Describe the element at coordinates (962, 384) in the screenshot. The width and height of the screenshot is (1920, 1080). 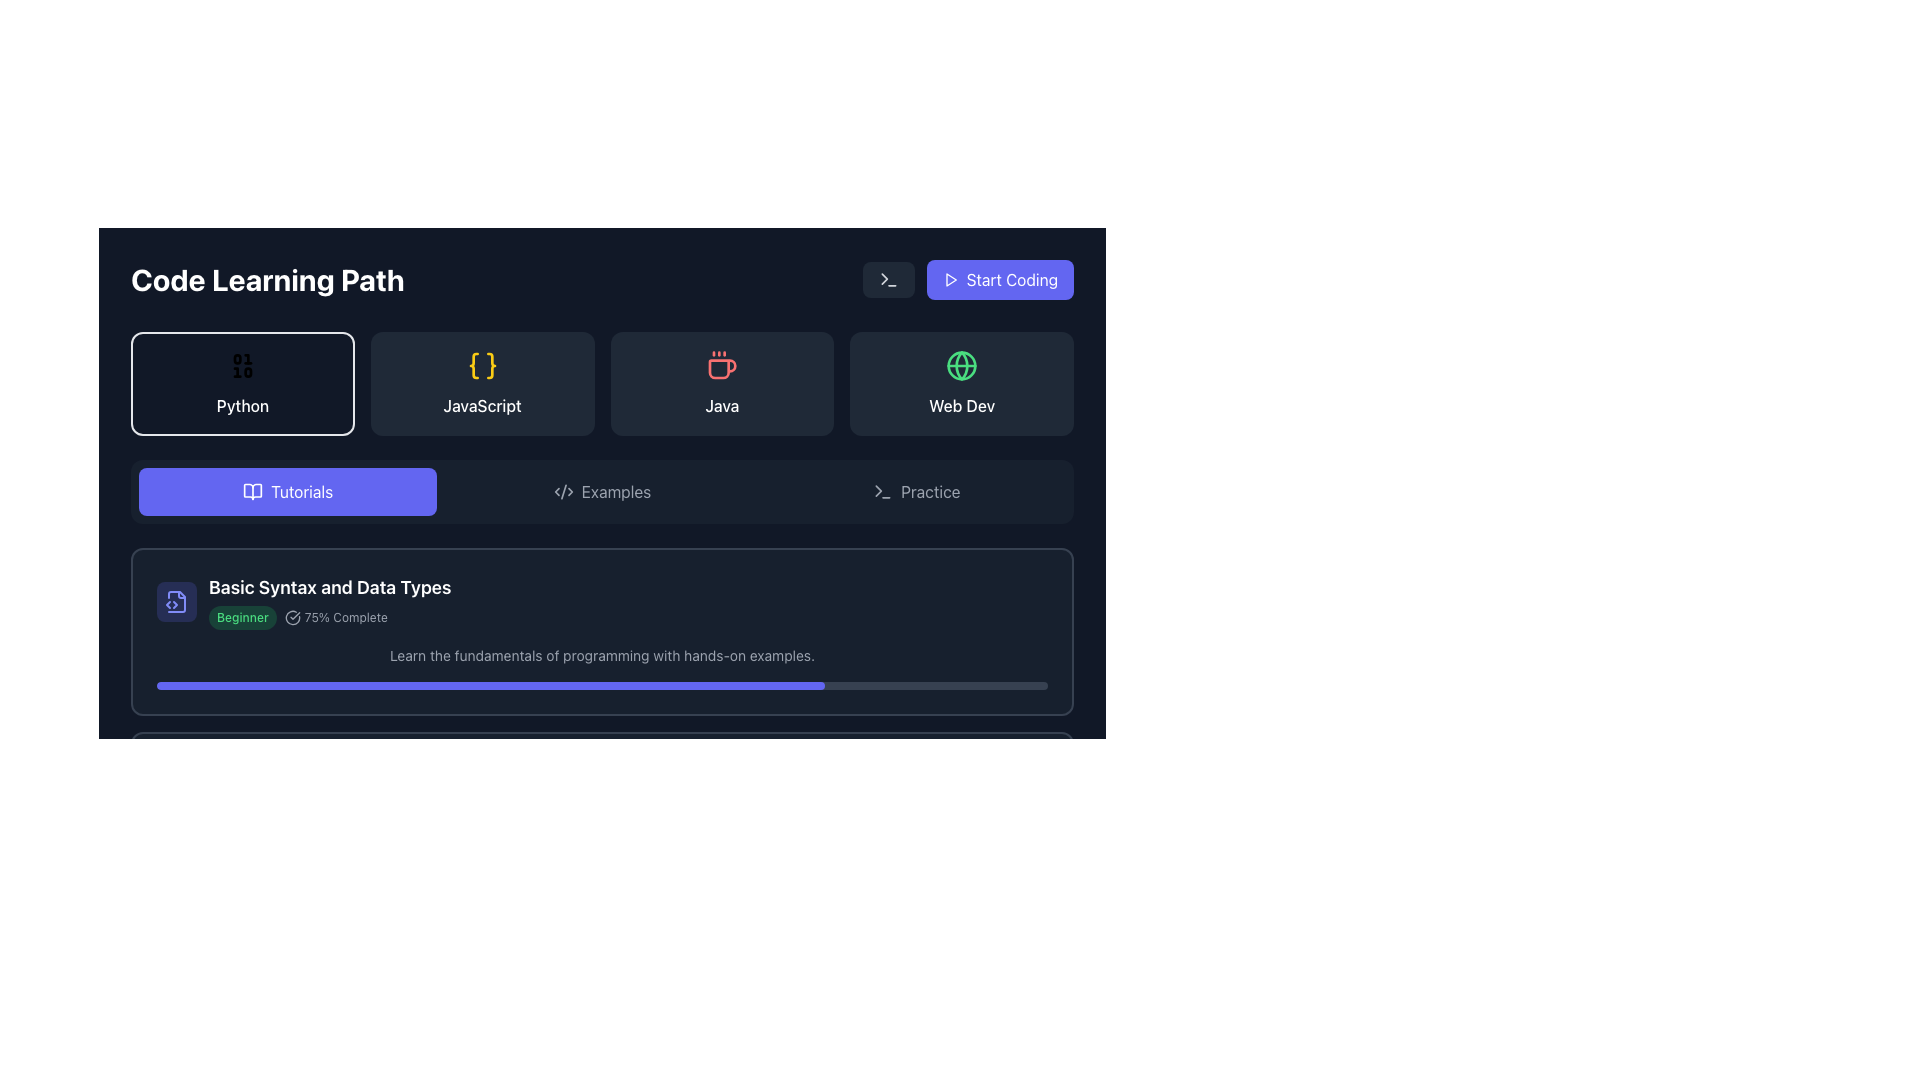
I see `the 'Web Dev' button, which is a rectangular card with rounded edges, a dark gray background, light border, featuring a green globe icon and white text, positioned as the fourth tile in the top row of a grid` at that location.